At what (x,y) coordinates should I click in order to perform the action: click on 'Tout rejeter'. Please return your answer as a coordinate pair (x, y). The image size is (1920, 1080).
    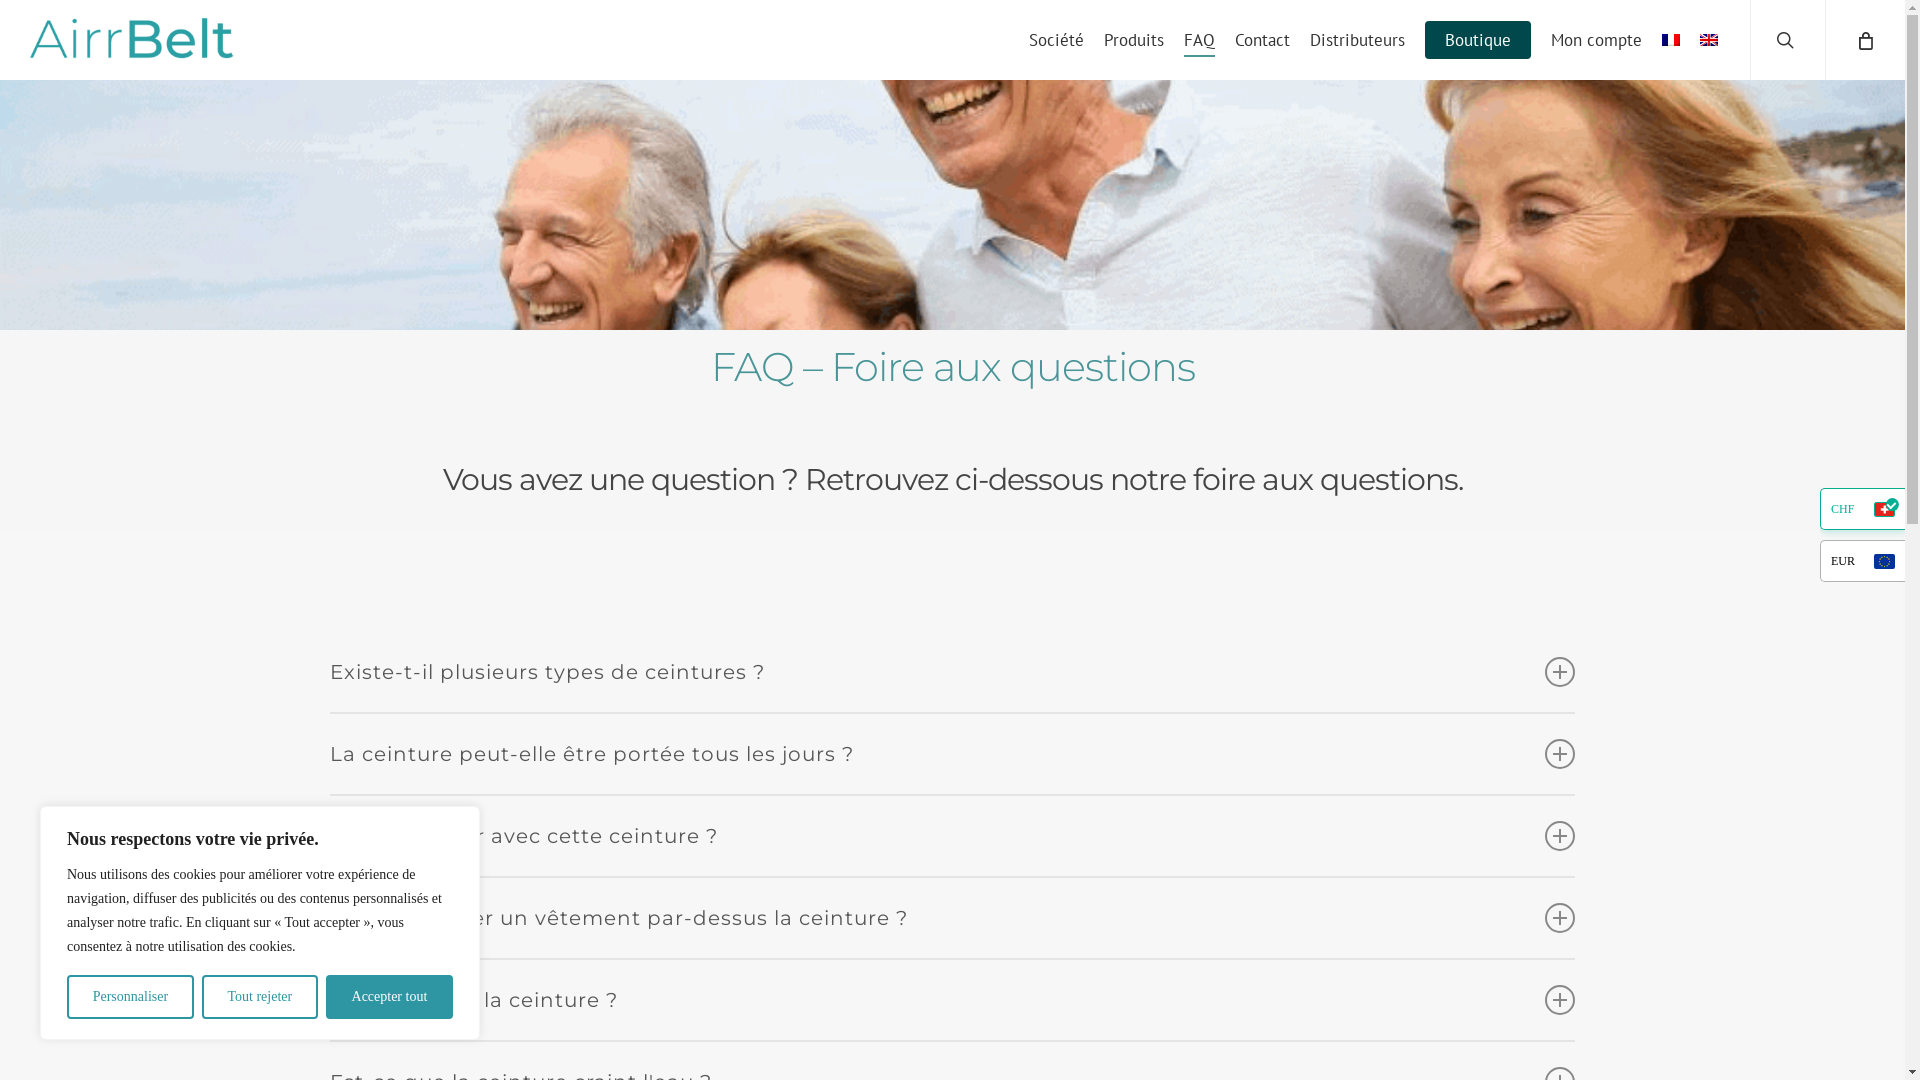
    Looking at the image, I should click on (258, 996).